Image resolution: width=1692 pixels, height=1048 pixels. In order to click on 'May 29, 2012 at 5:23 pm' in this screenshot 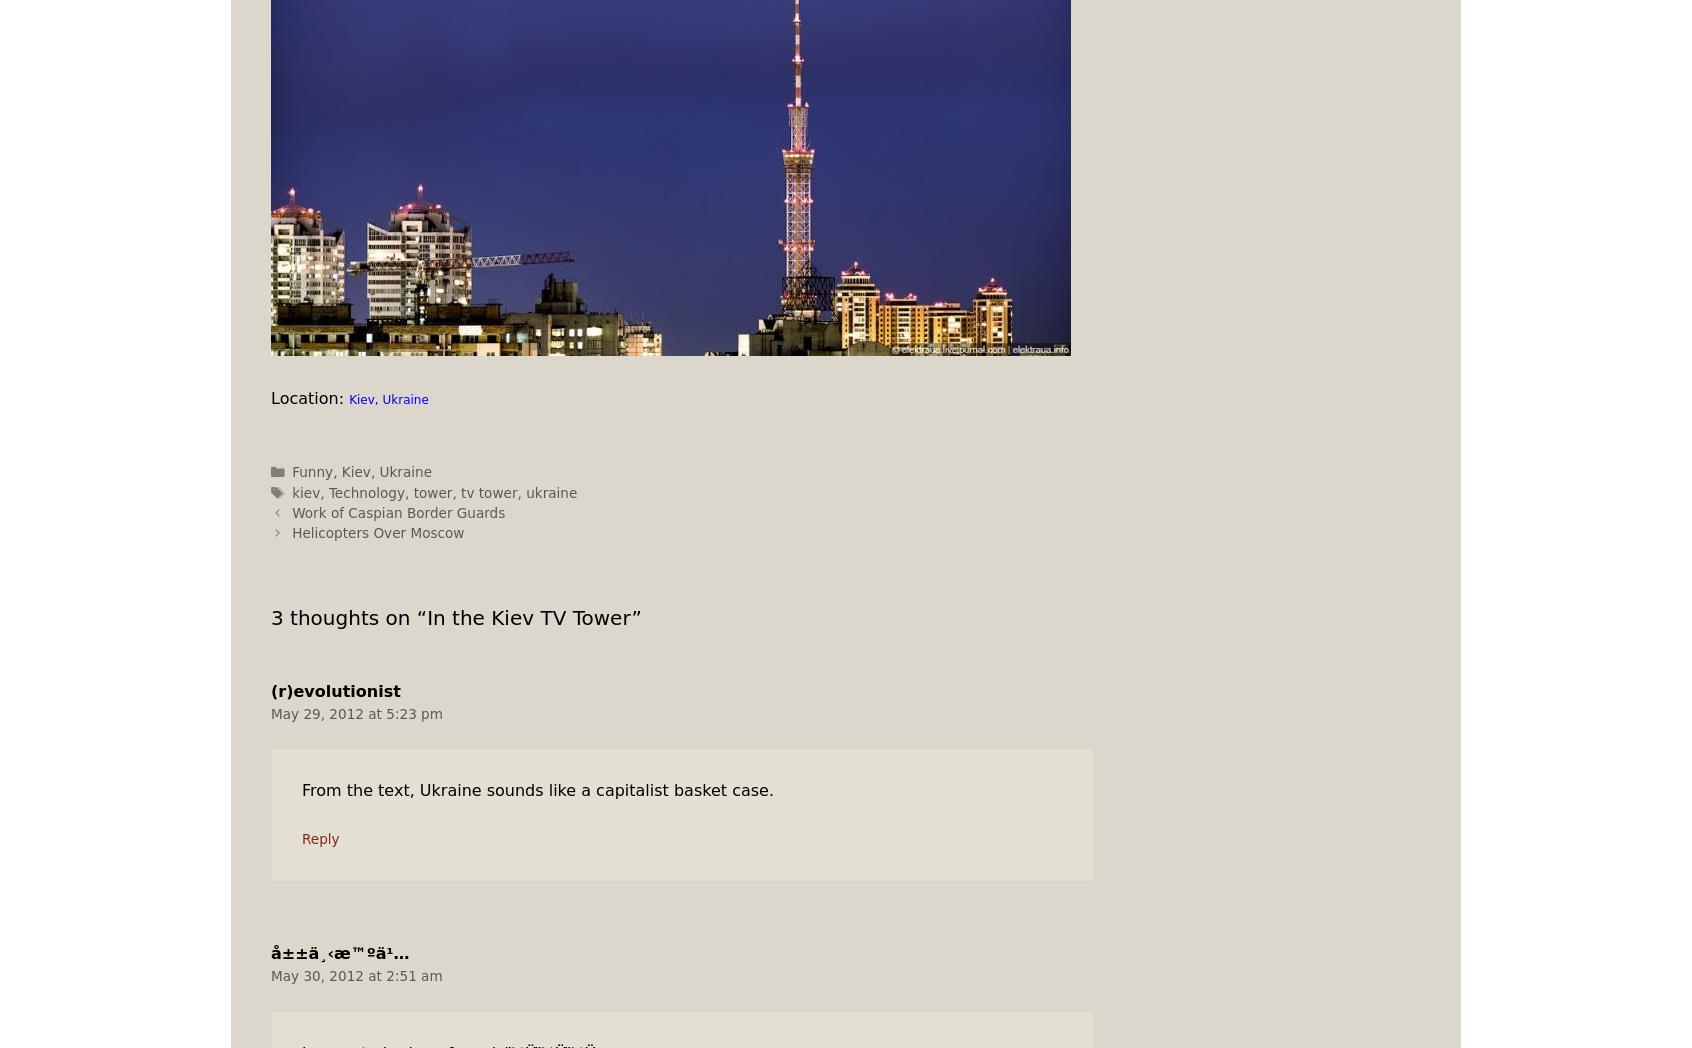, I will do `click(356, 711)`.